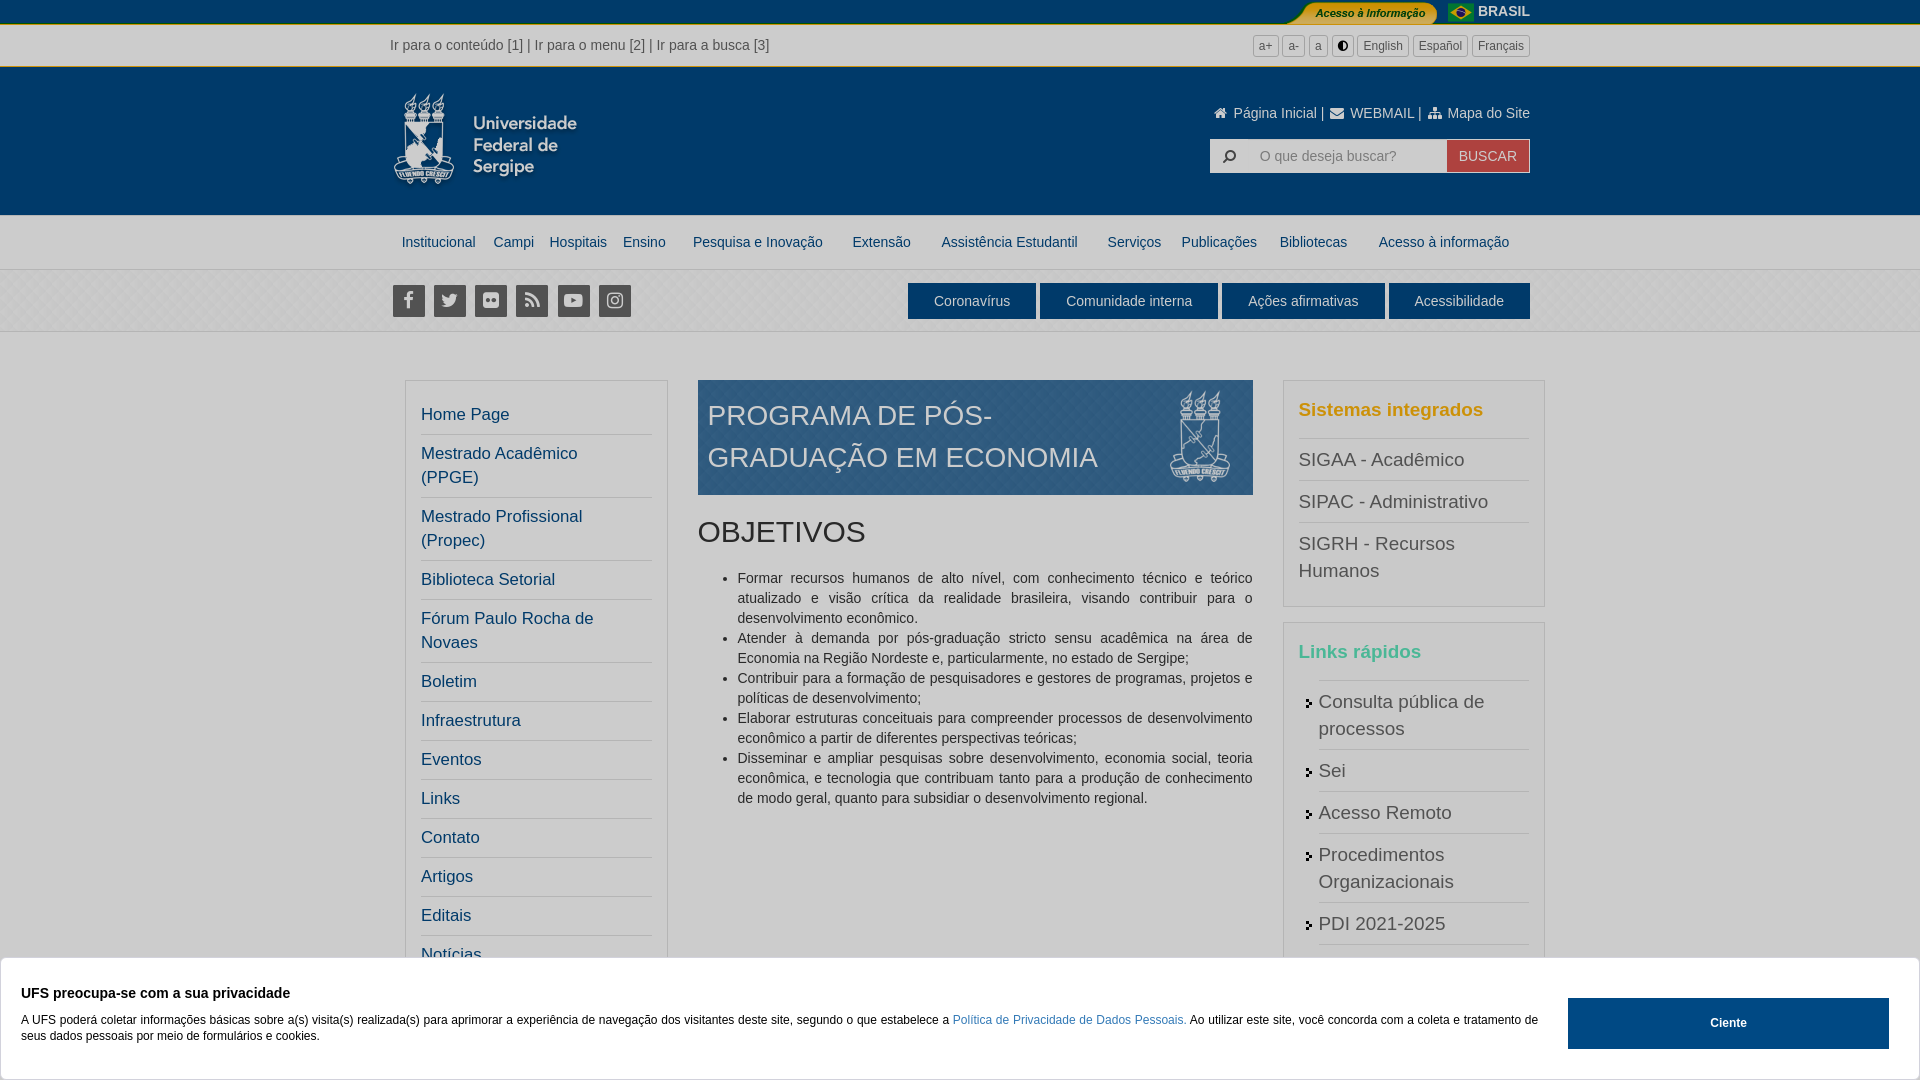  What do you see at coordinates (712, 45) in the screenshot?
I see `'Ir para a busca [3]'` at bounding box center [712, 45].